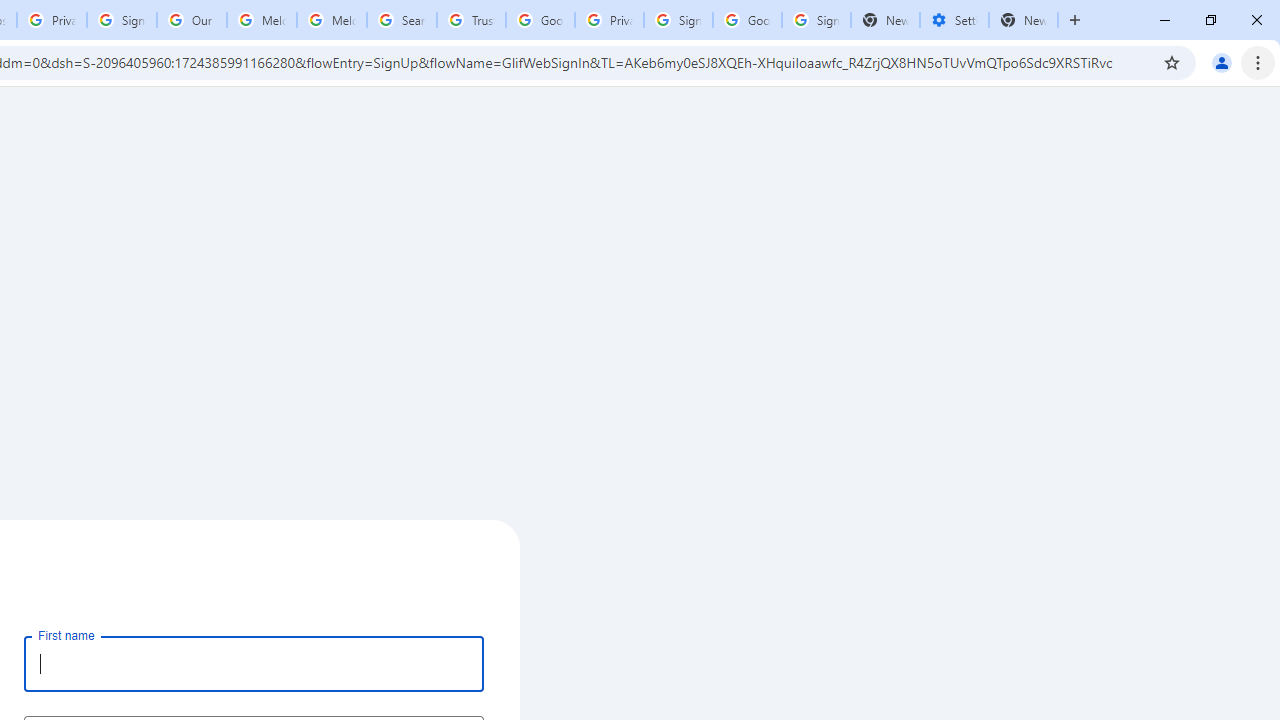 This screenshot has width=1280, height=720. What do you see at coordinates (253, 663) in the screenshot?
I see `'First name'` at bounding box center [253, 663].